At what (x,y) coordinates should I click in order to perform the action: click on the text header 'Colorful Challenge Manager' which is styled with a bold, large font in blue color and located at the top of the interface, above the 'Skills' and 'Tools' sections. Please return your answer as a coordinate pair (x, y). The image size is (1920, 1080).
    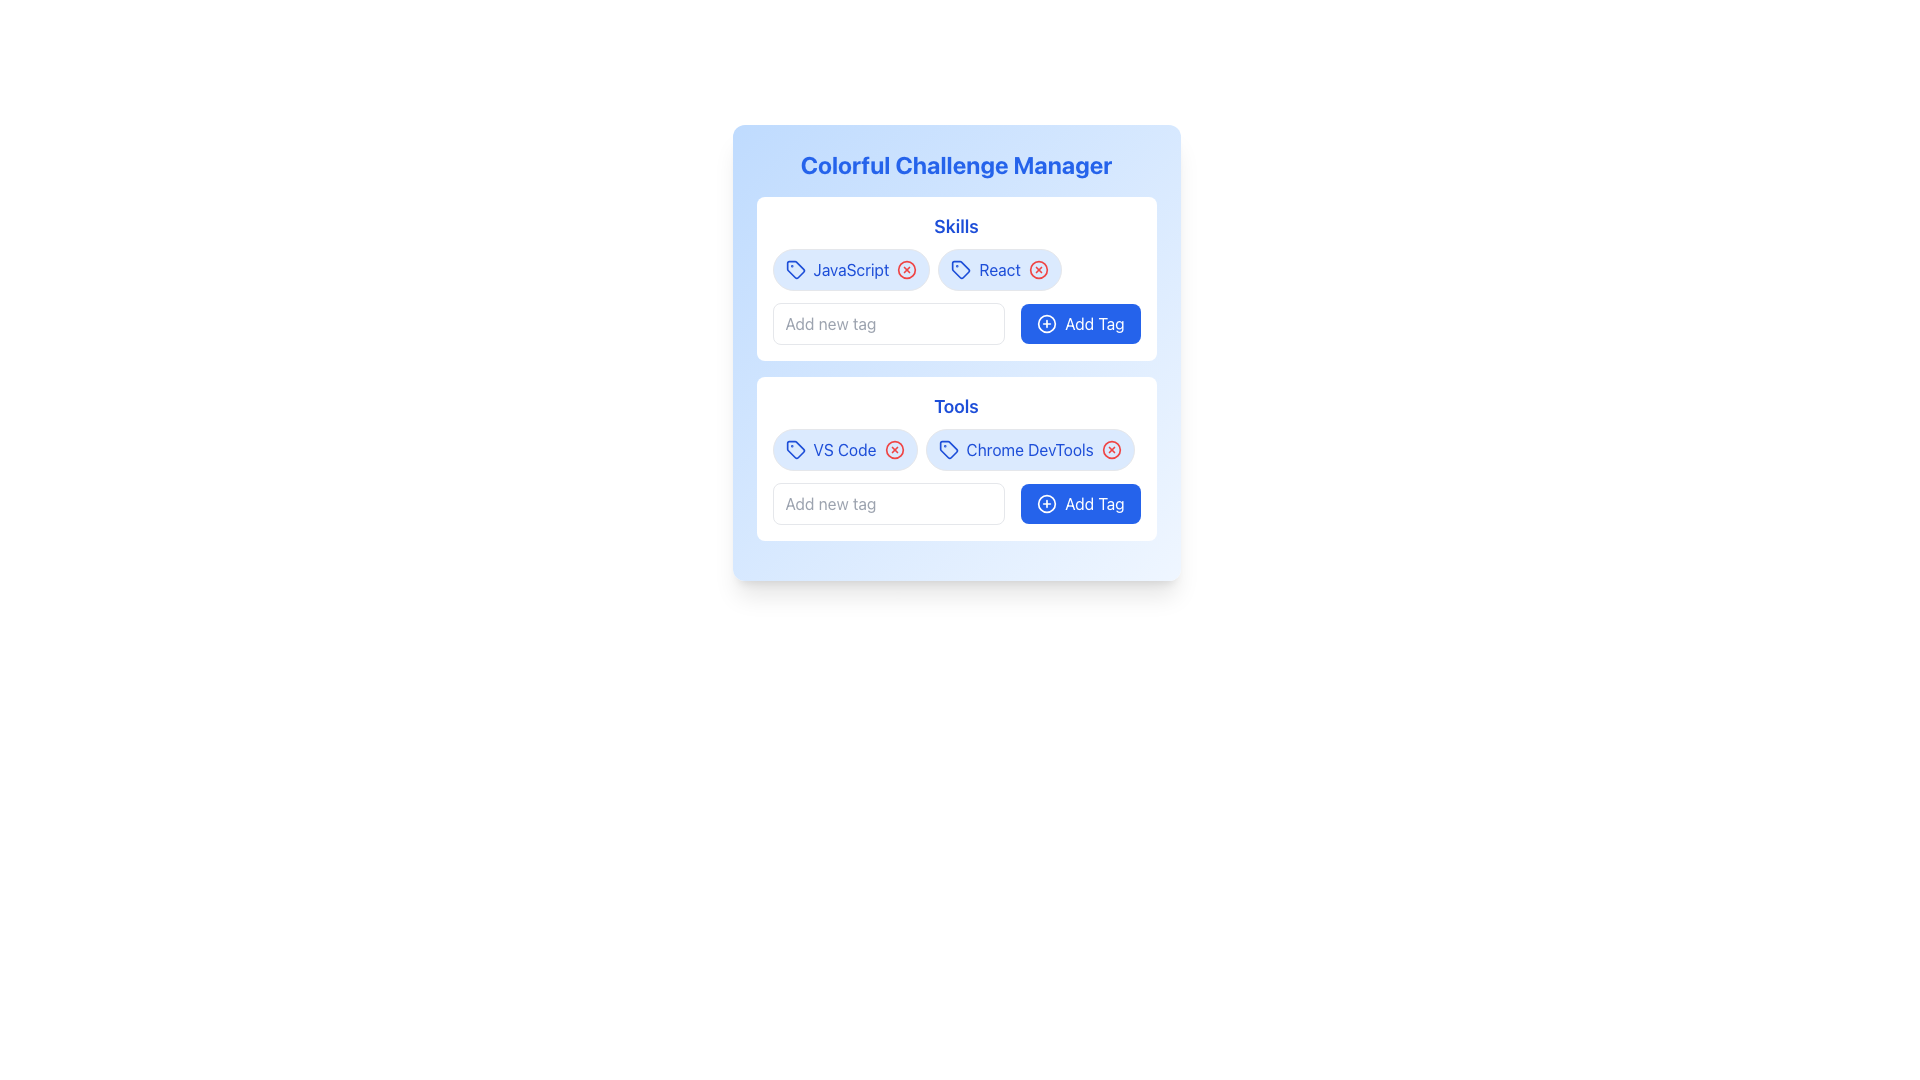
    Looking at the image, I should click on (955, 164).